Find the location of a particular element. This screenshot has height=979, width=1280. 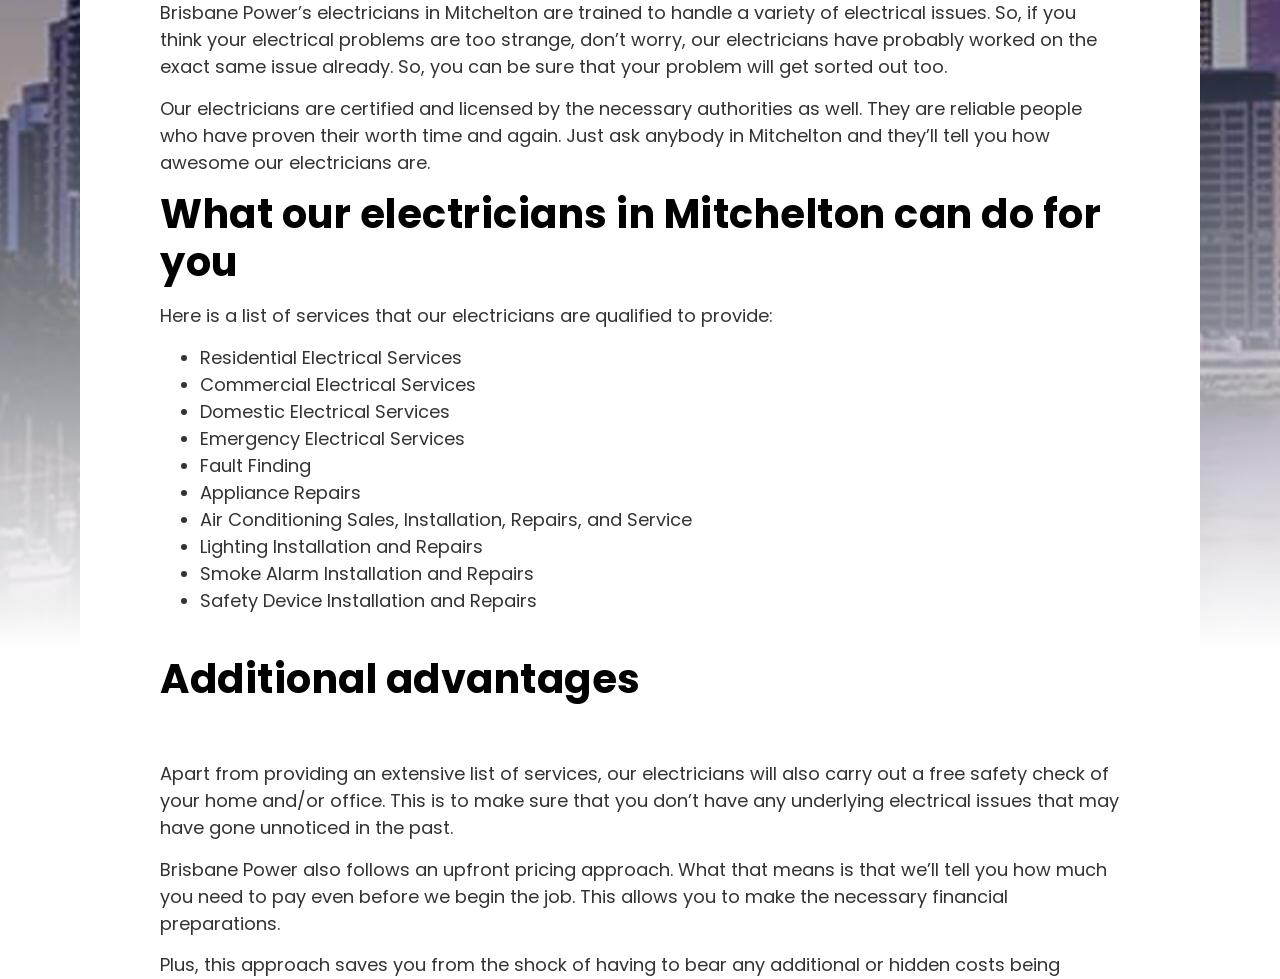

'Additional advantages' is located at coordinates (400, 676).